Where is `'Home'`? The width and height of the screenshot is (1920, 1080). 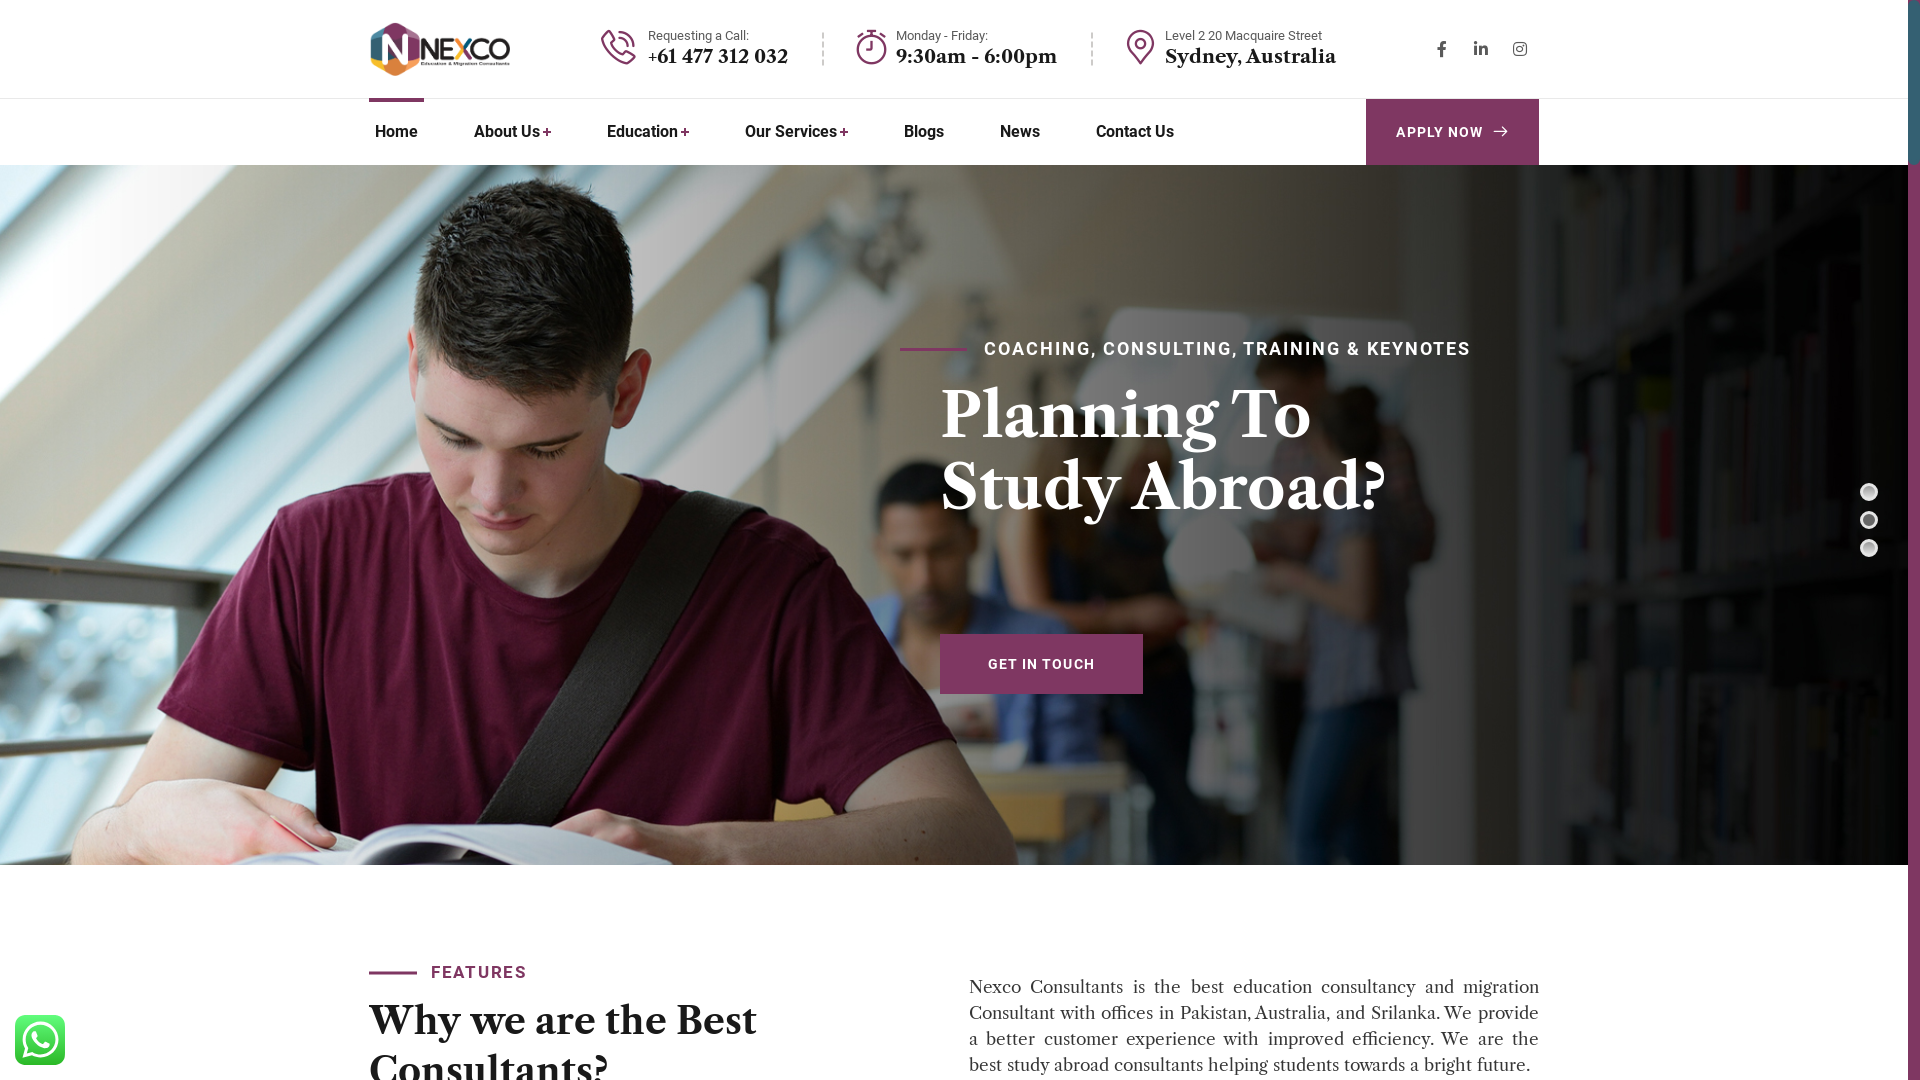 'Home' is located at coordinates (396, 131).